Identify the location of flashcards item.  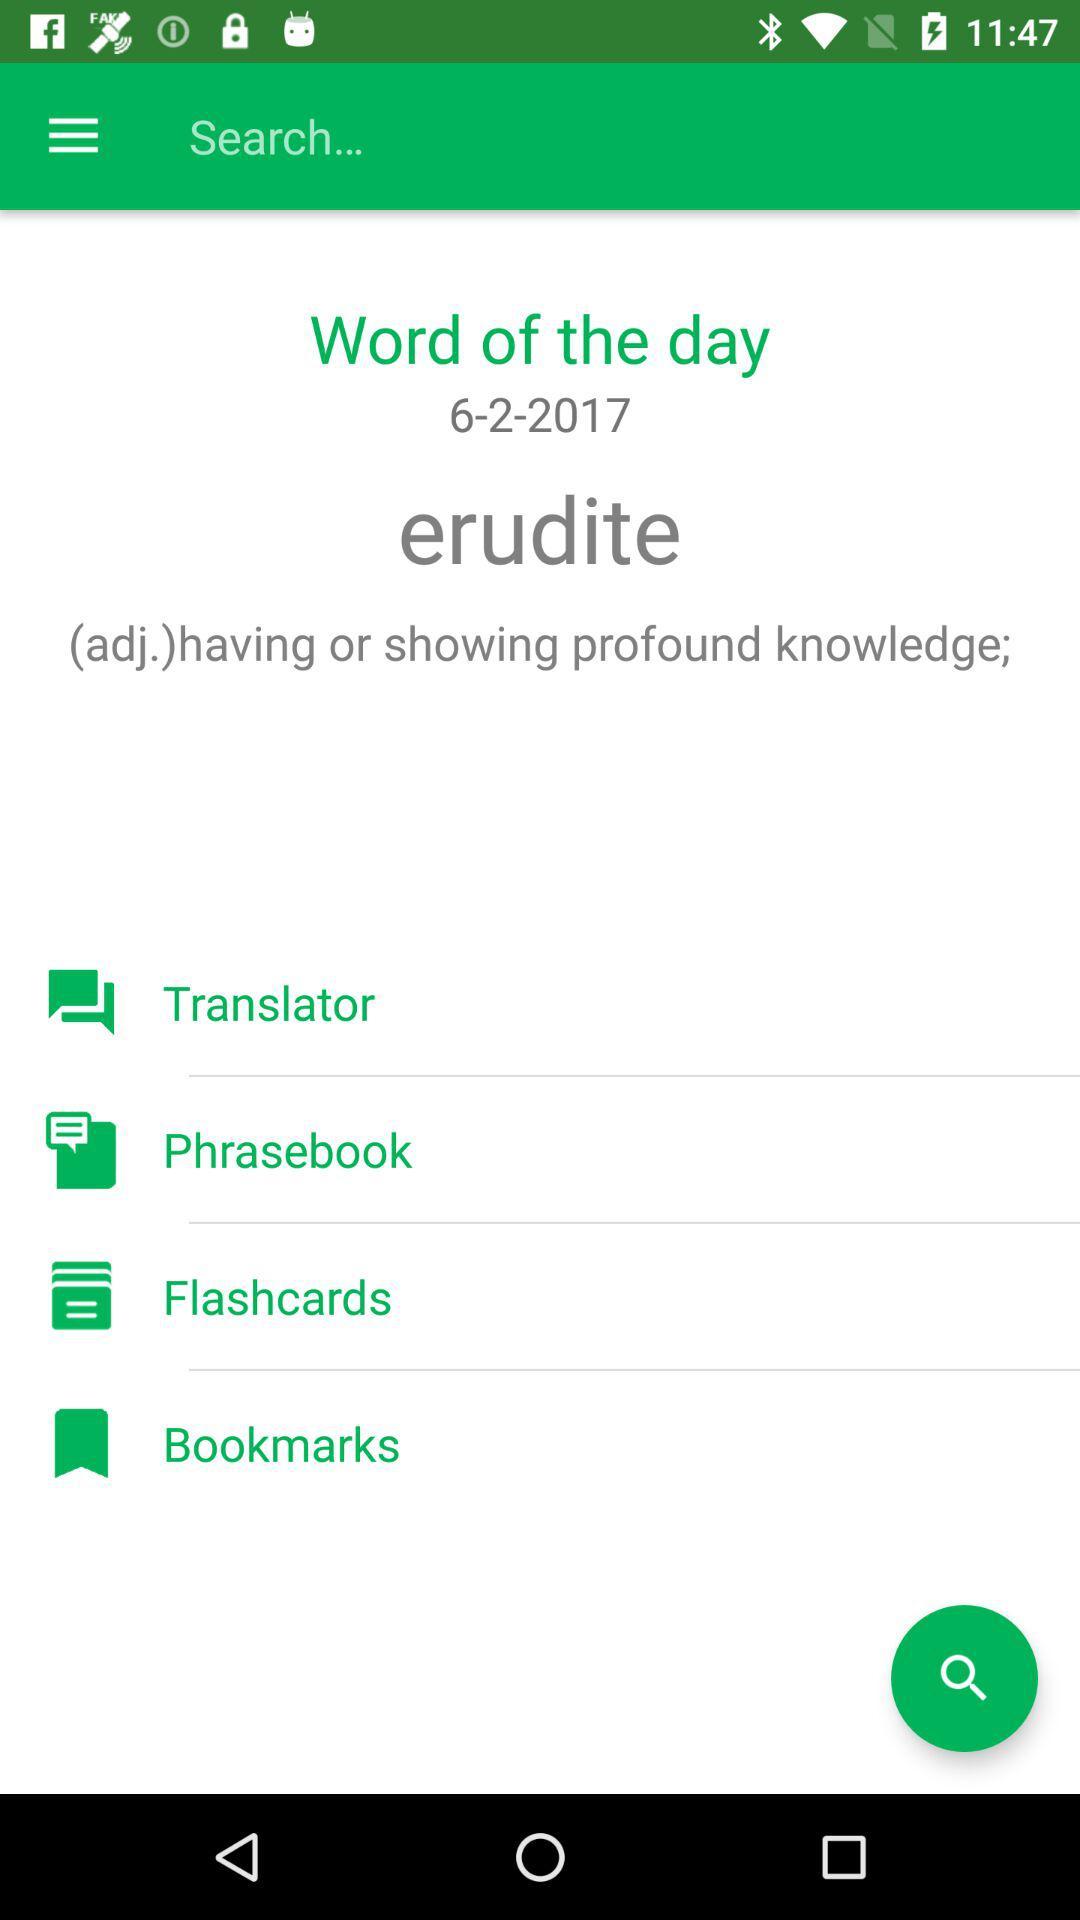
(277, 1296).